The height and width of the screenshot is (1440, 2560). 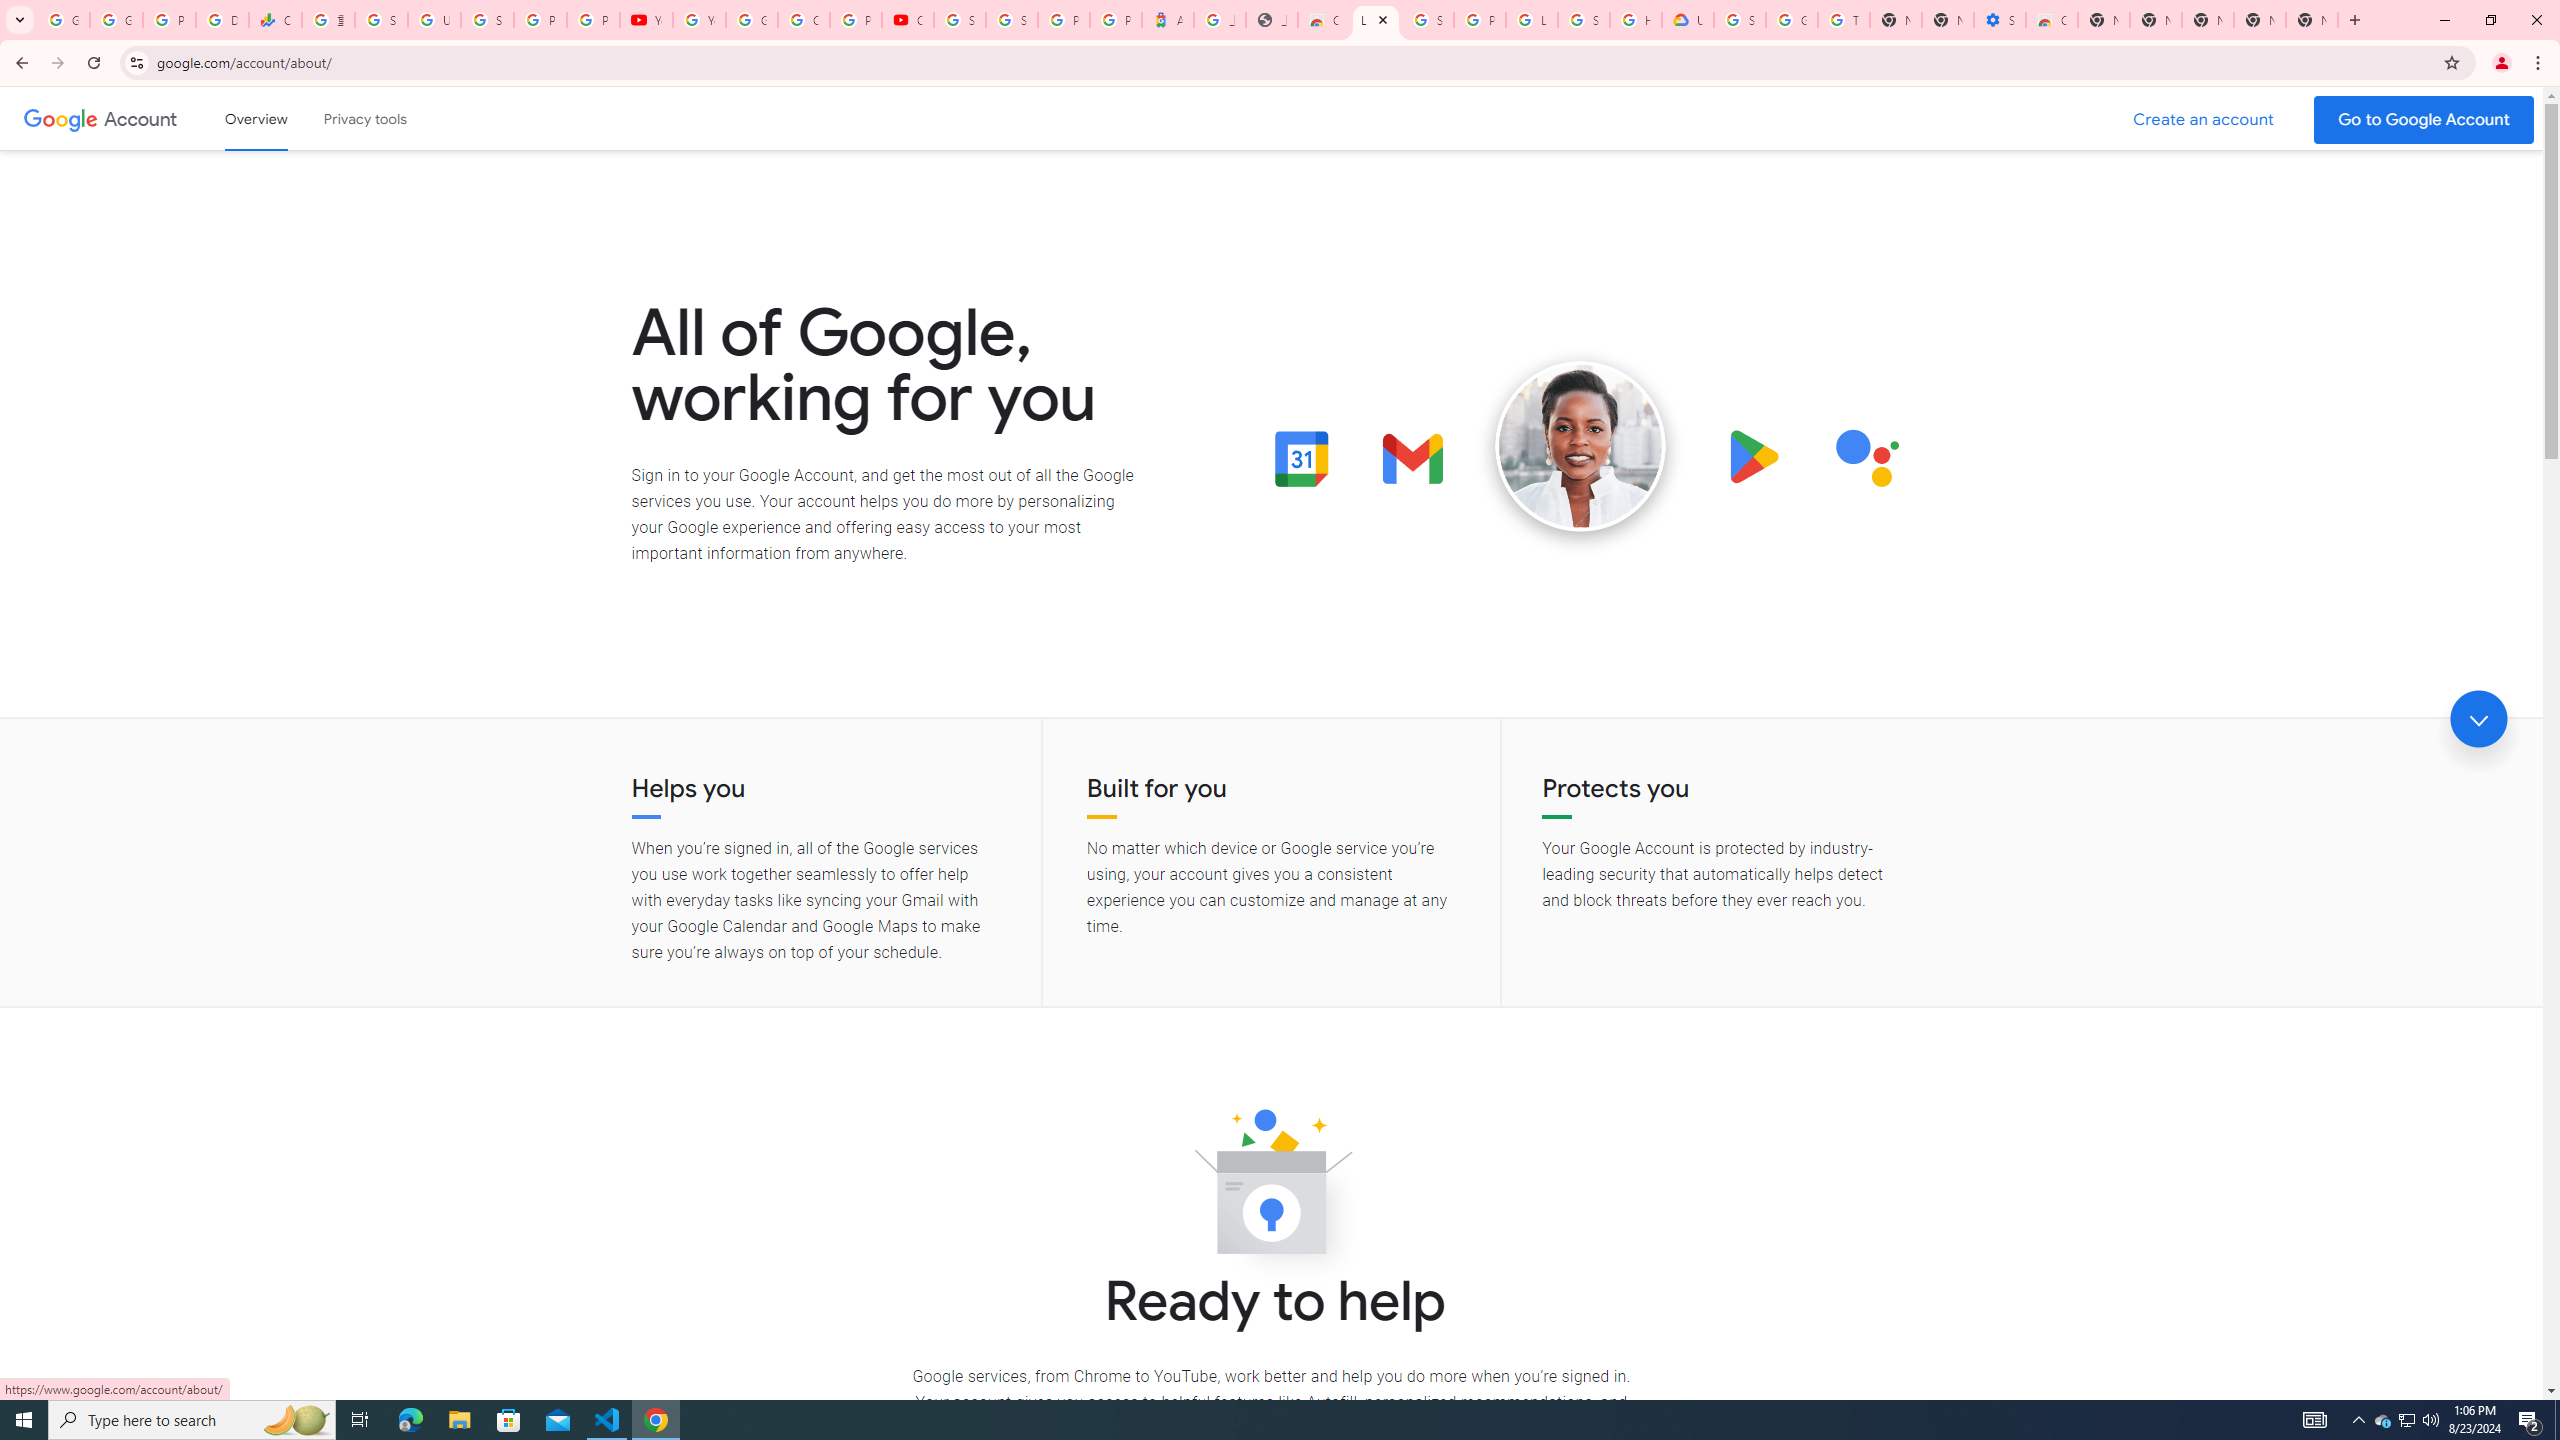 What do you see at coordinates (2050, 19) in the screenshot?
I see `'Chrome Web Store - Accessibility extensions'` at bounding box center [2050, 19].